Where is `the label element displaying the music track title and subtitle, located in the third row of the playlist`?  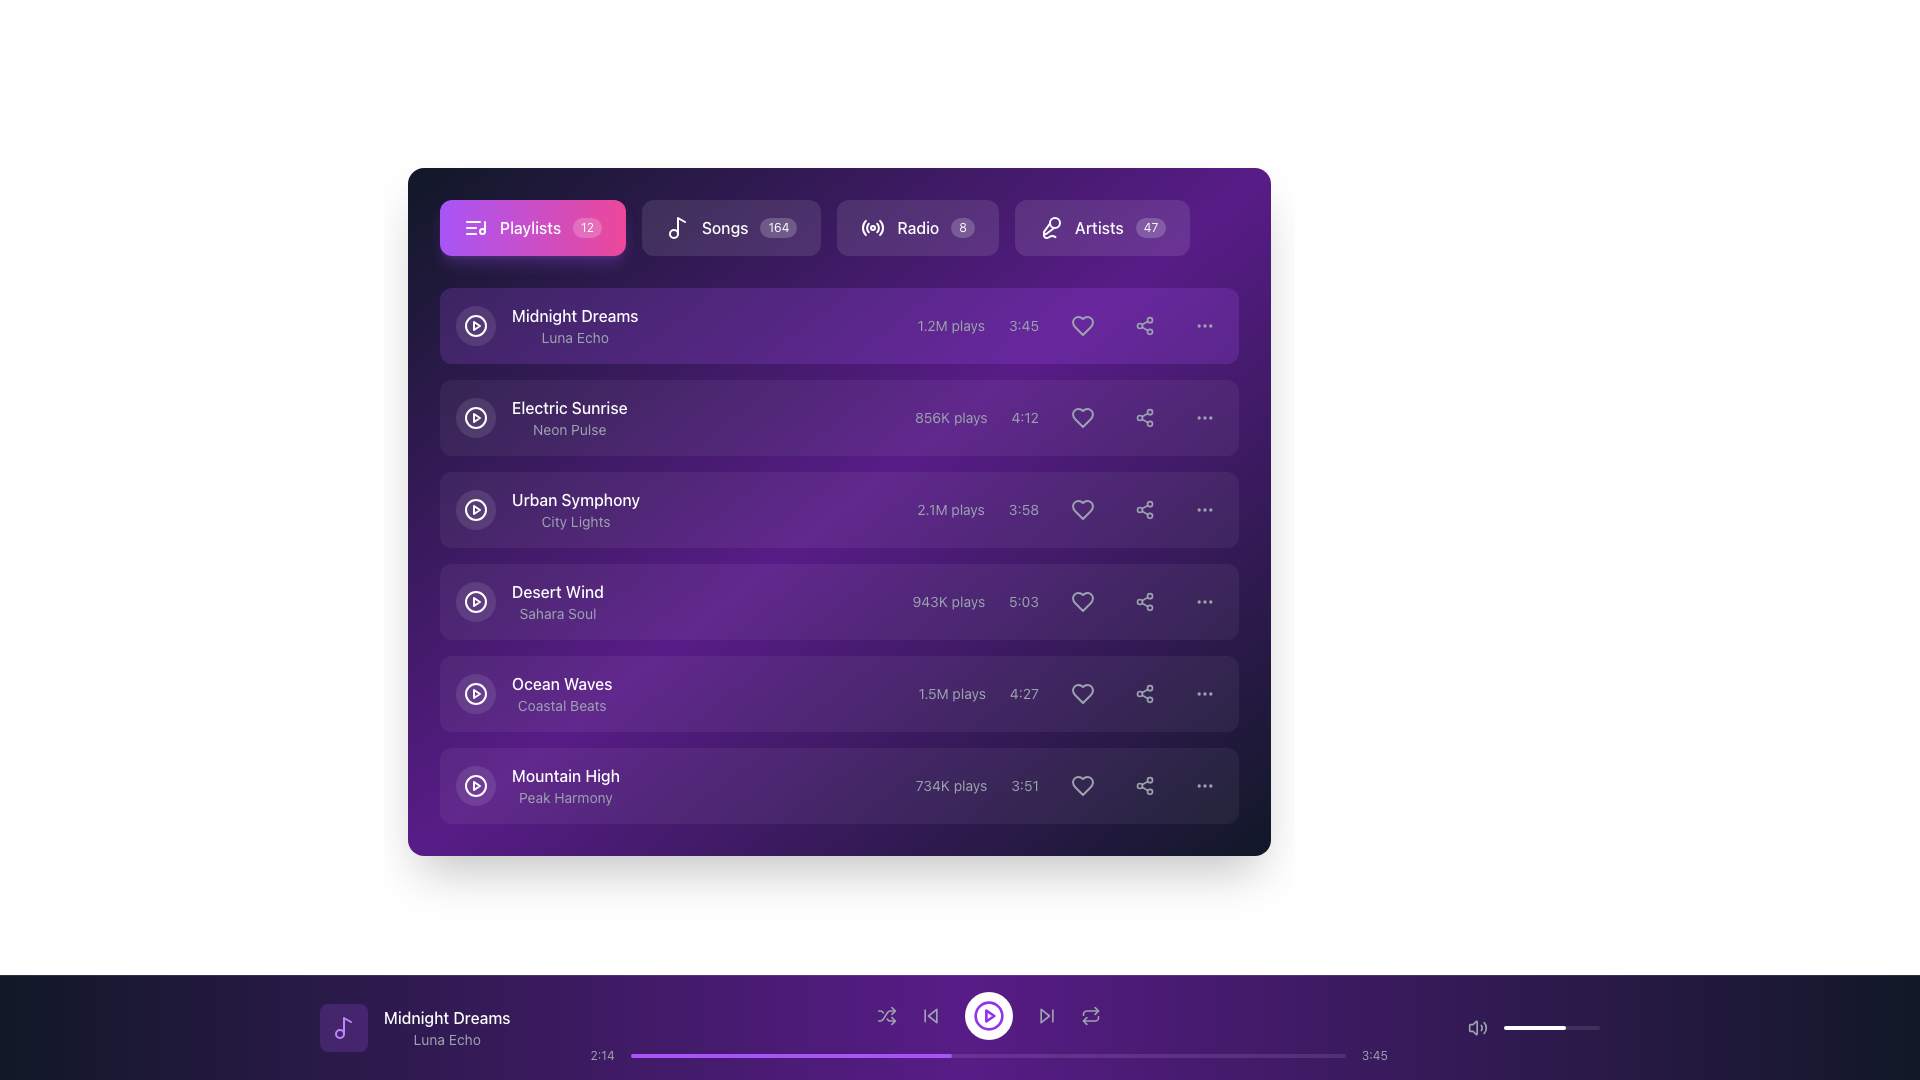 the label element displaying the music track title and subtitle, located in the third row of the playlist is located at coordinates (575, 508).